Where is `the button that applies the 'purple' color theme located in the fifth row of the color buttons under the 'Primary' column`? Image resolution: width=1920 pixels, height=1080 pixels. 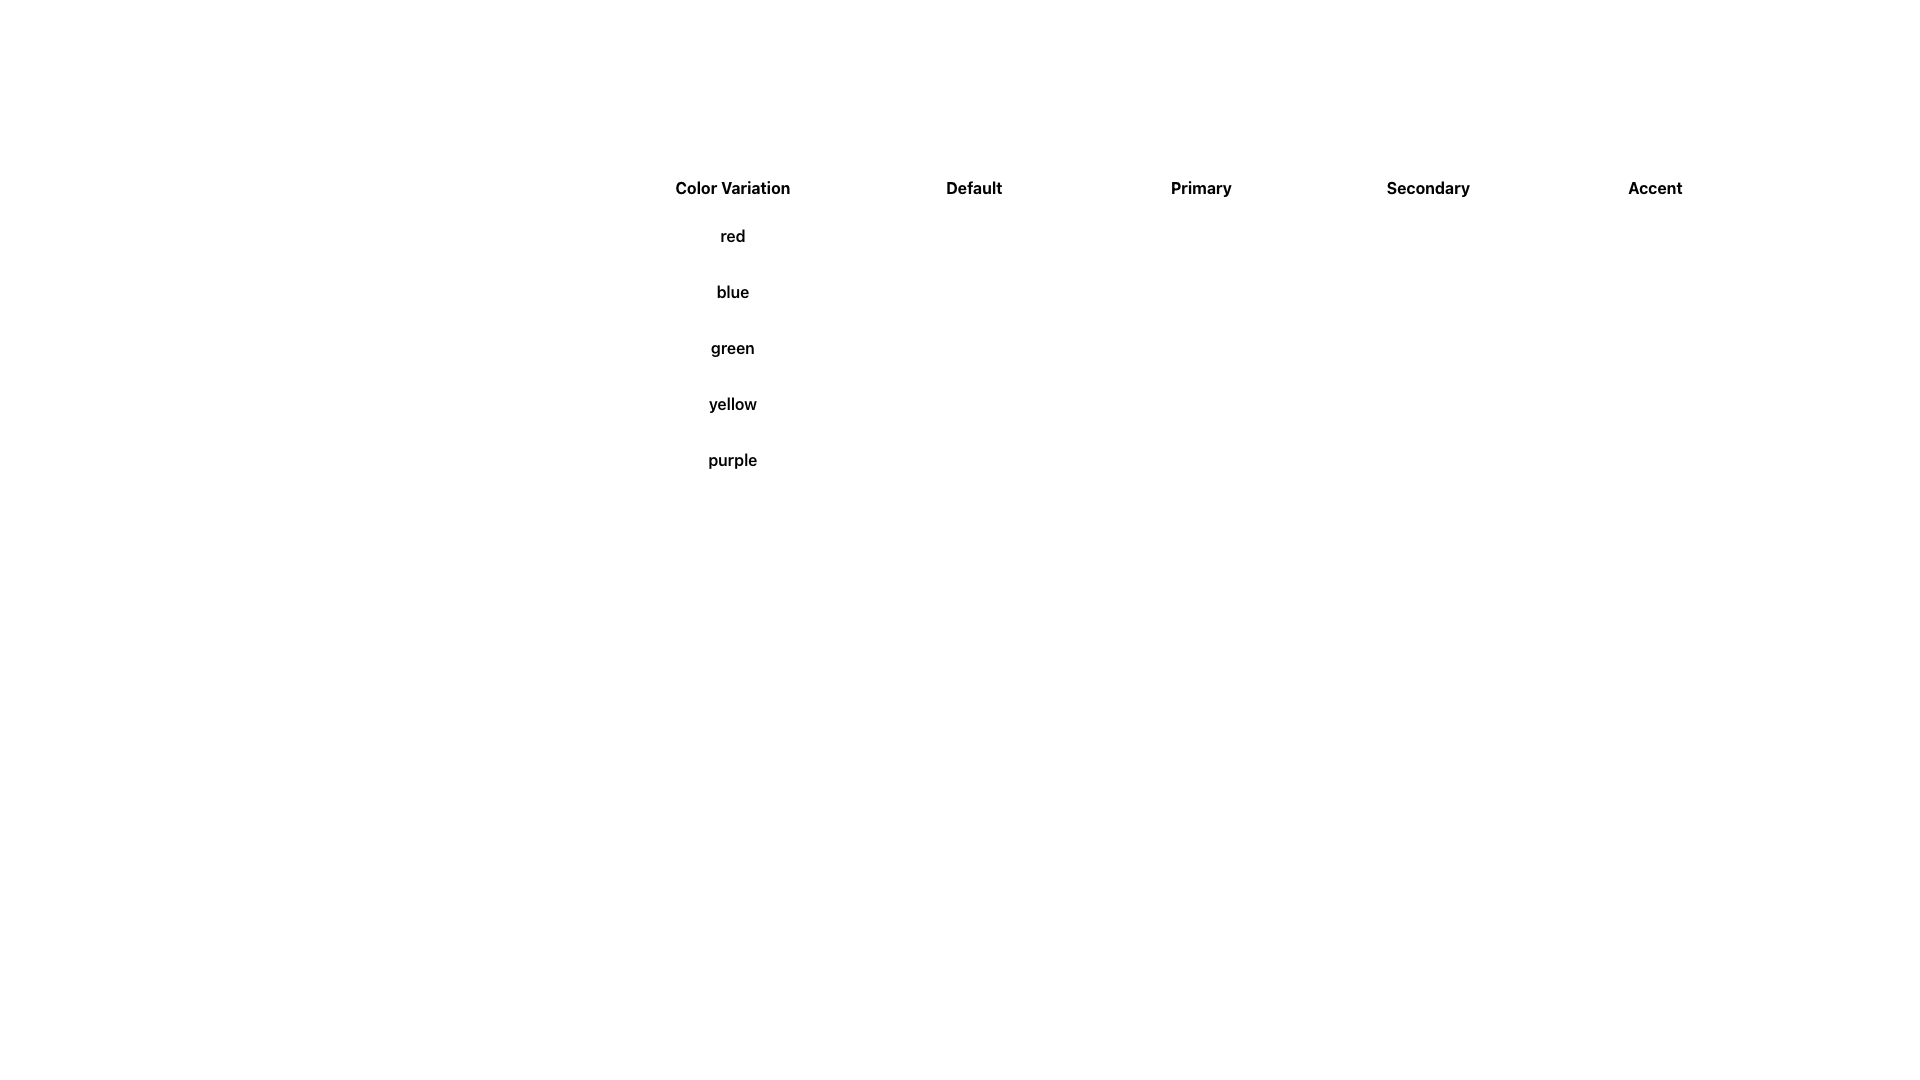 the button that applies the 'purple' color theme located in the fifth row of the color buttons under the 'Primary' column is located at coordinates (1153, 459).